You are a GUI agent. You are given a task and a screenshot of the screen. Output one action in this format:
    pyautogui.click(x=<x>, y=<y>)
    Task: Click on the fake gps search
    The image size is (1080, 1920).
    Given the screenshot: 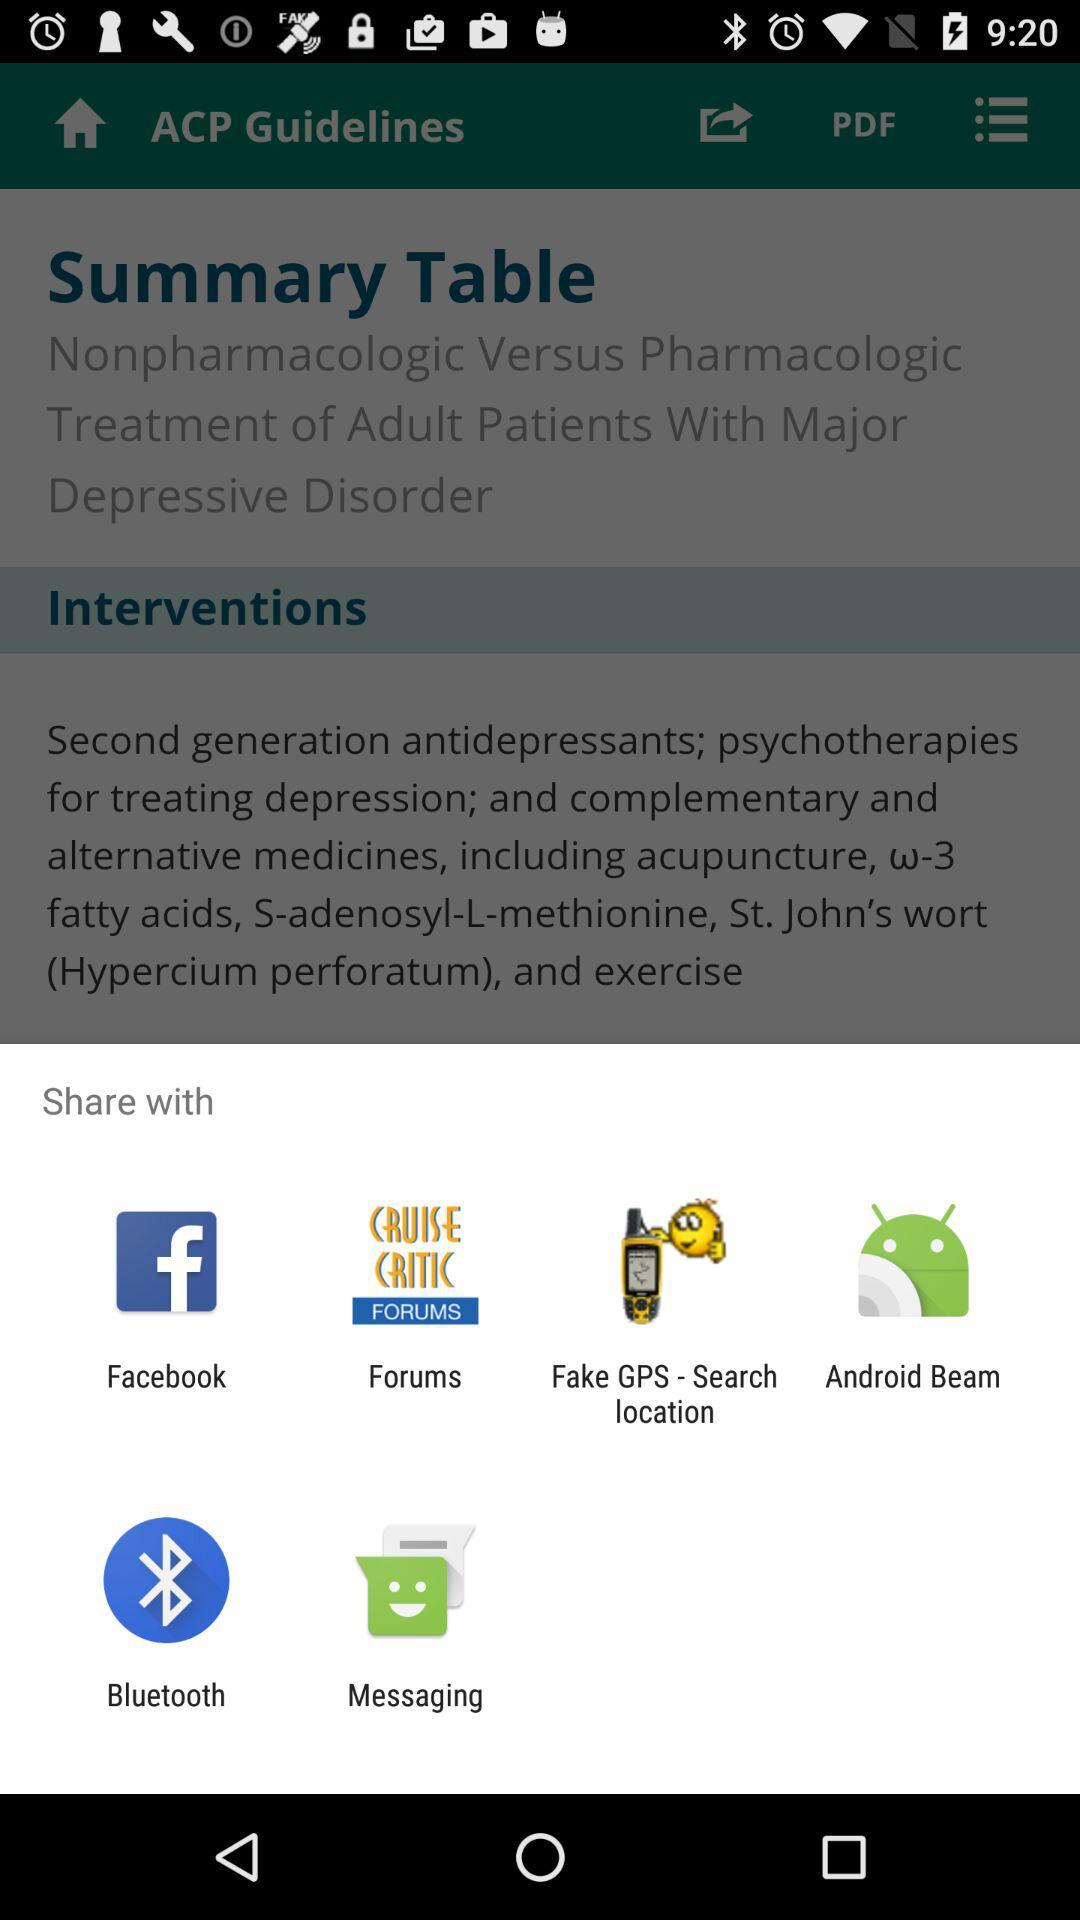 What is the action you would take?
    pyautogui.click(x=664, y=1392)
    